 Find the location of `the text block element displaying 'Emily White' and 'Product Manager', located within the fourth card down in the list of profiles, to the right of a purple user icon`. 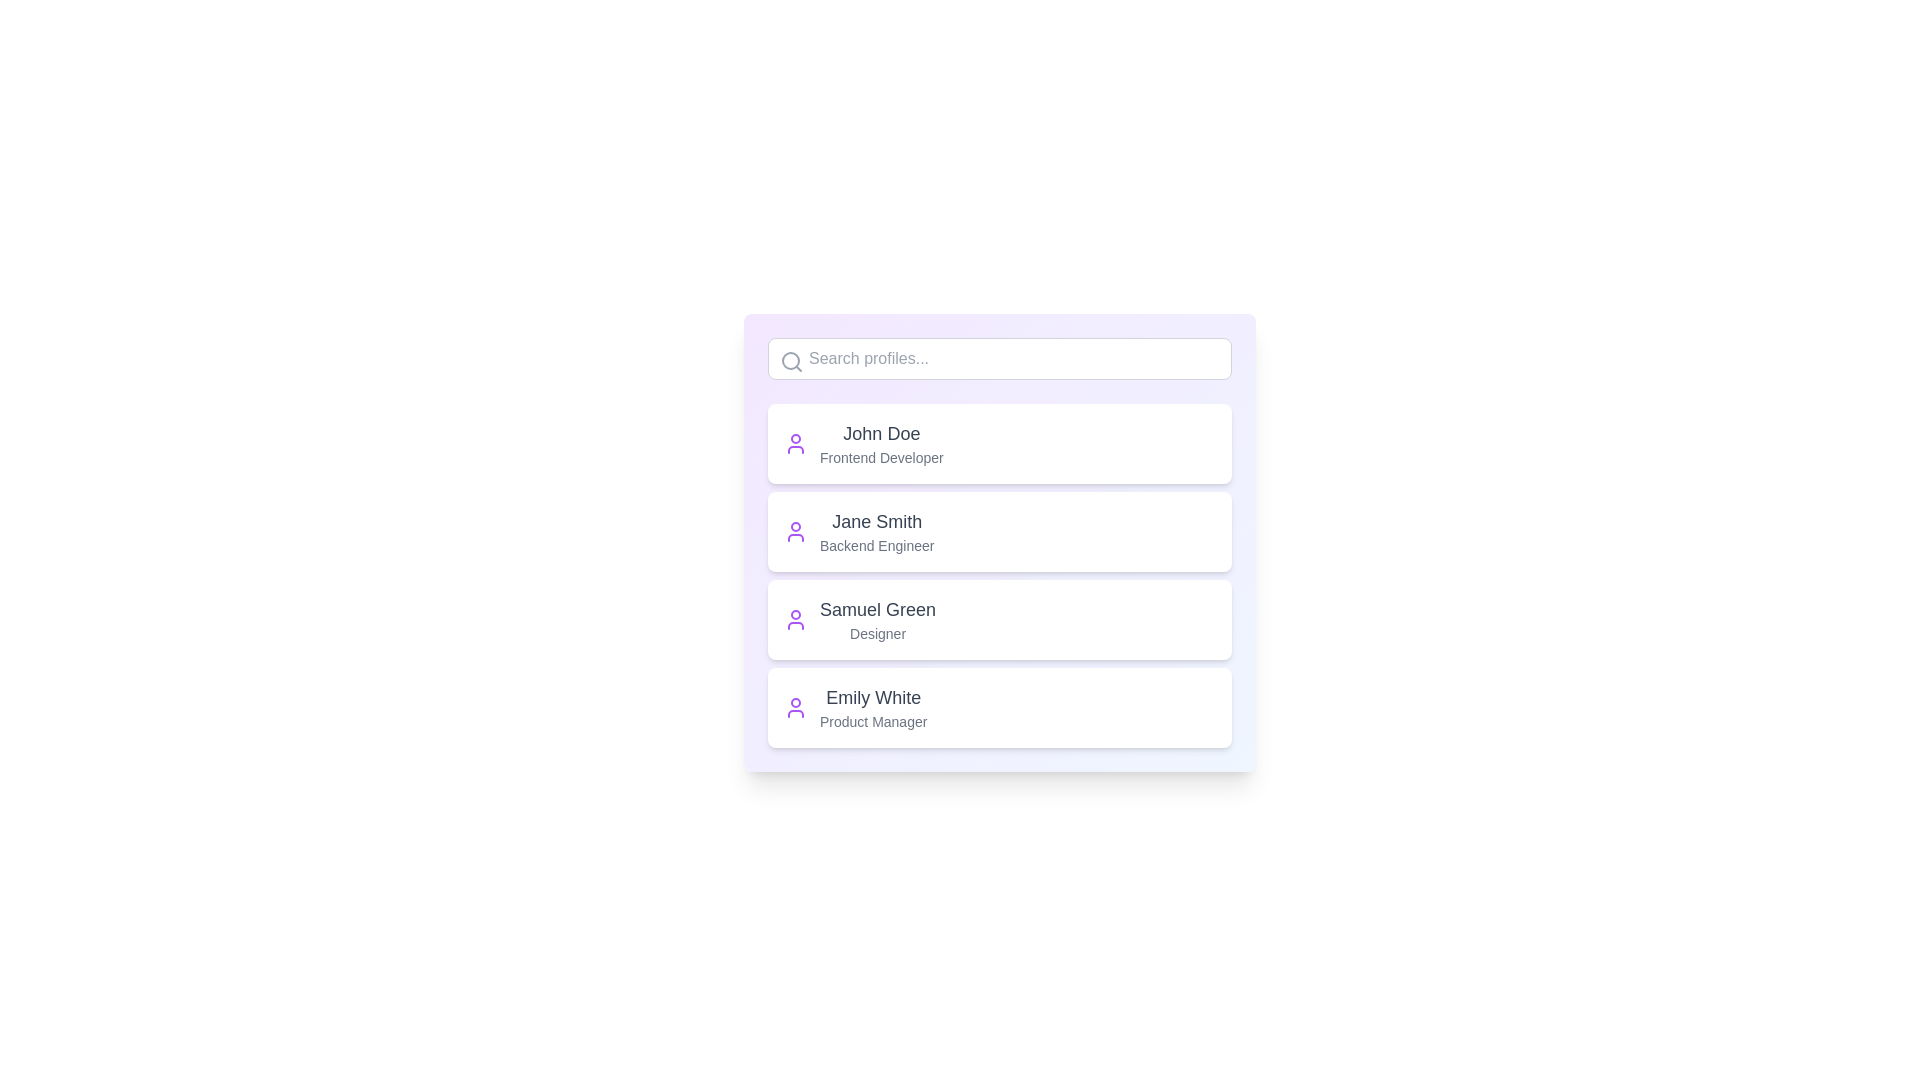

the text block element displaying 'Emily White' and 'Product Manager', located within the fourth card down in the list of profiles, to the right of a purple user icon is located at coordinates (873, 707).